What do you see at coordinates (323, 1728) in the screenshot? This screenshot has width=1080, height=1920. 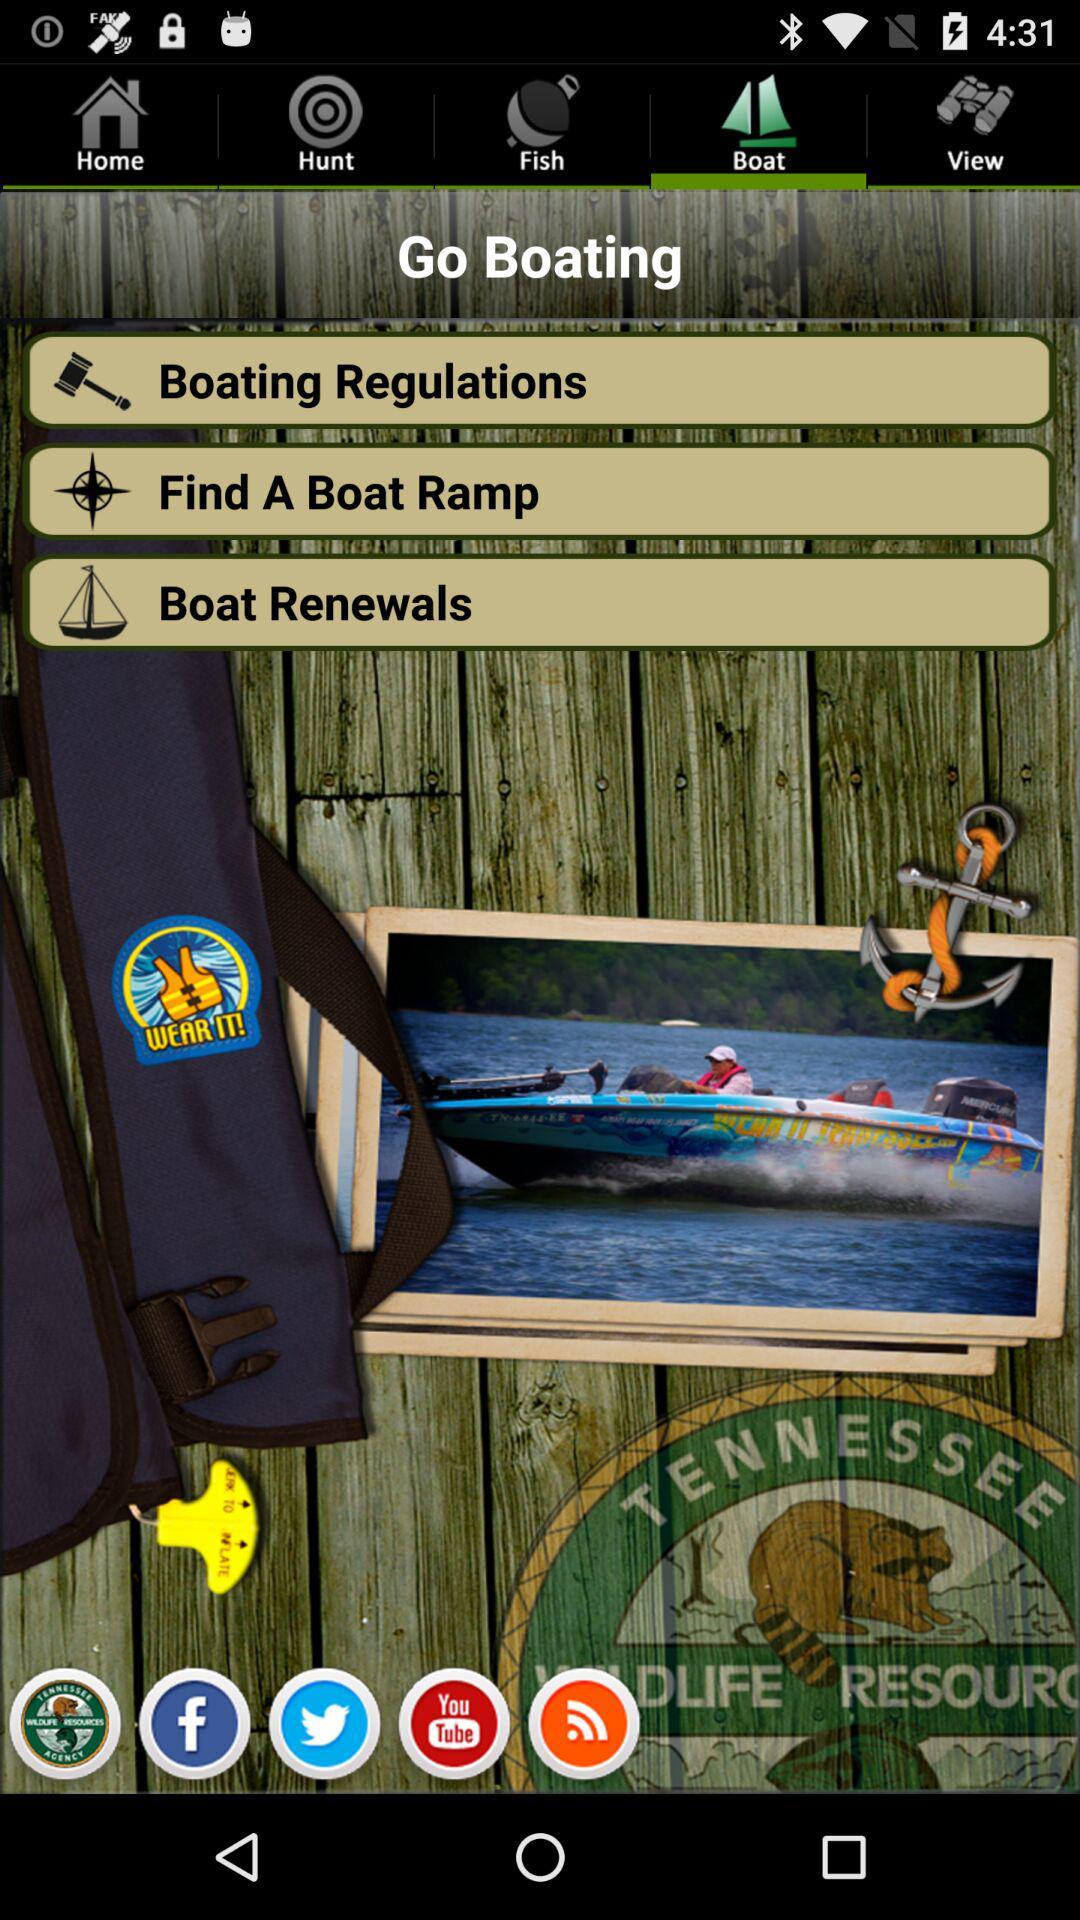 I see `share to twitter` at bounding box center [323, 1728].